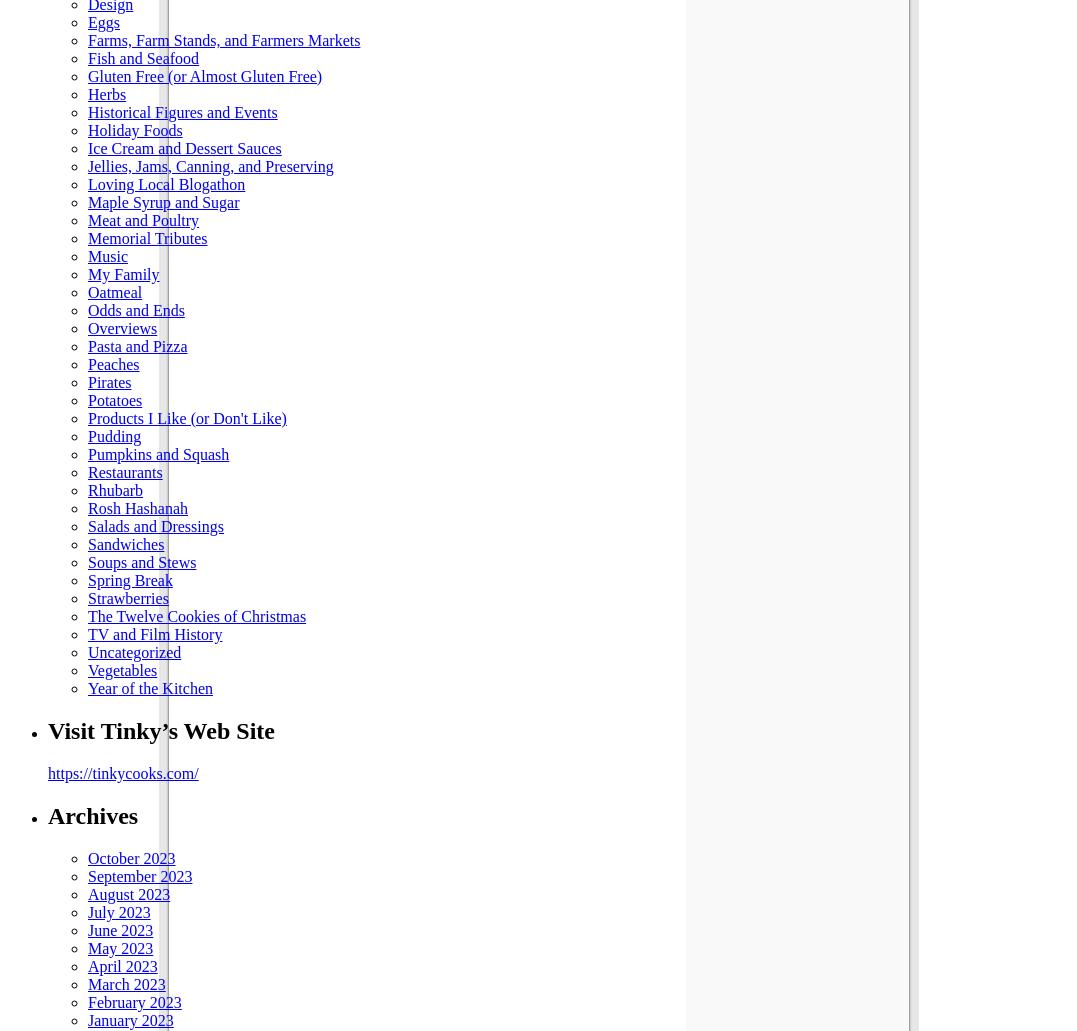 This screenshot has height=1031, width=1077. I want to click on 'Visit Tinky’s Web Site', so click(161, 729).